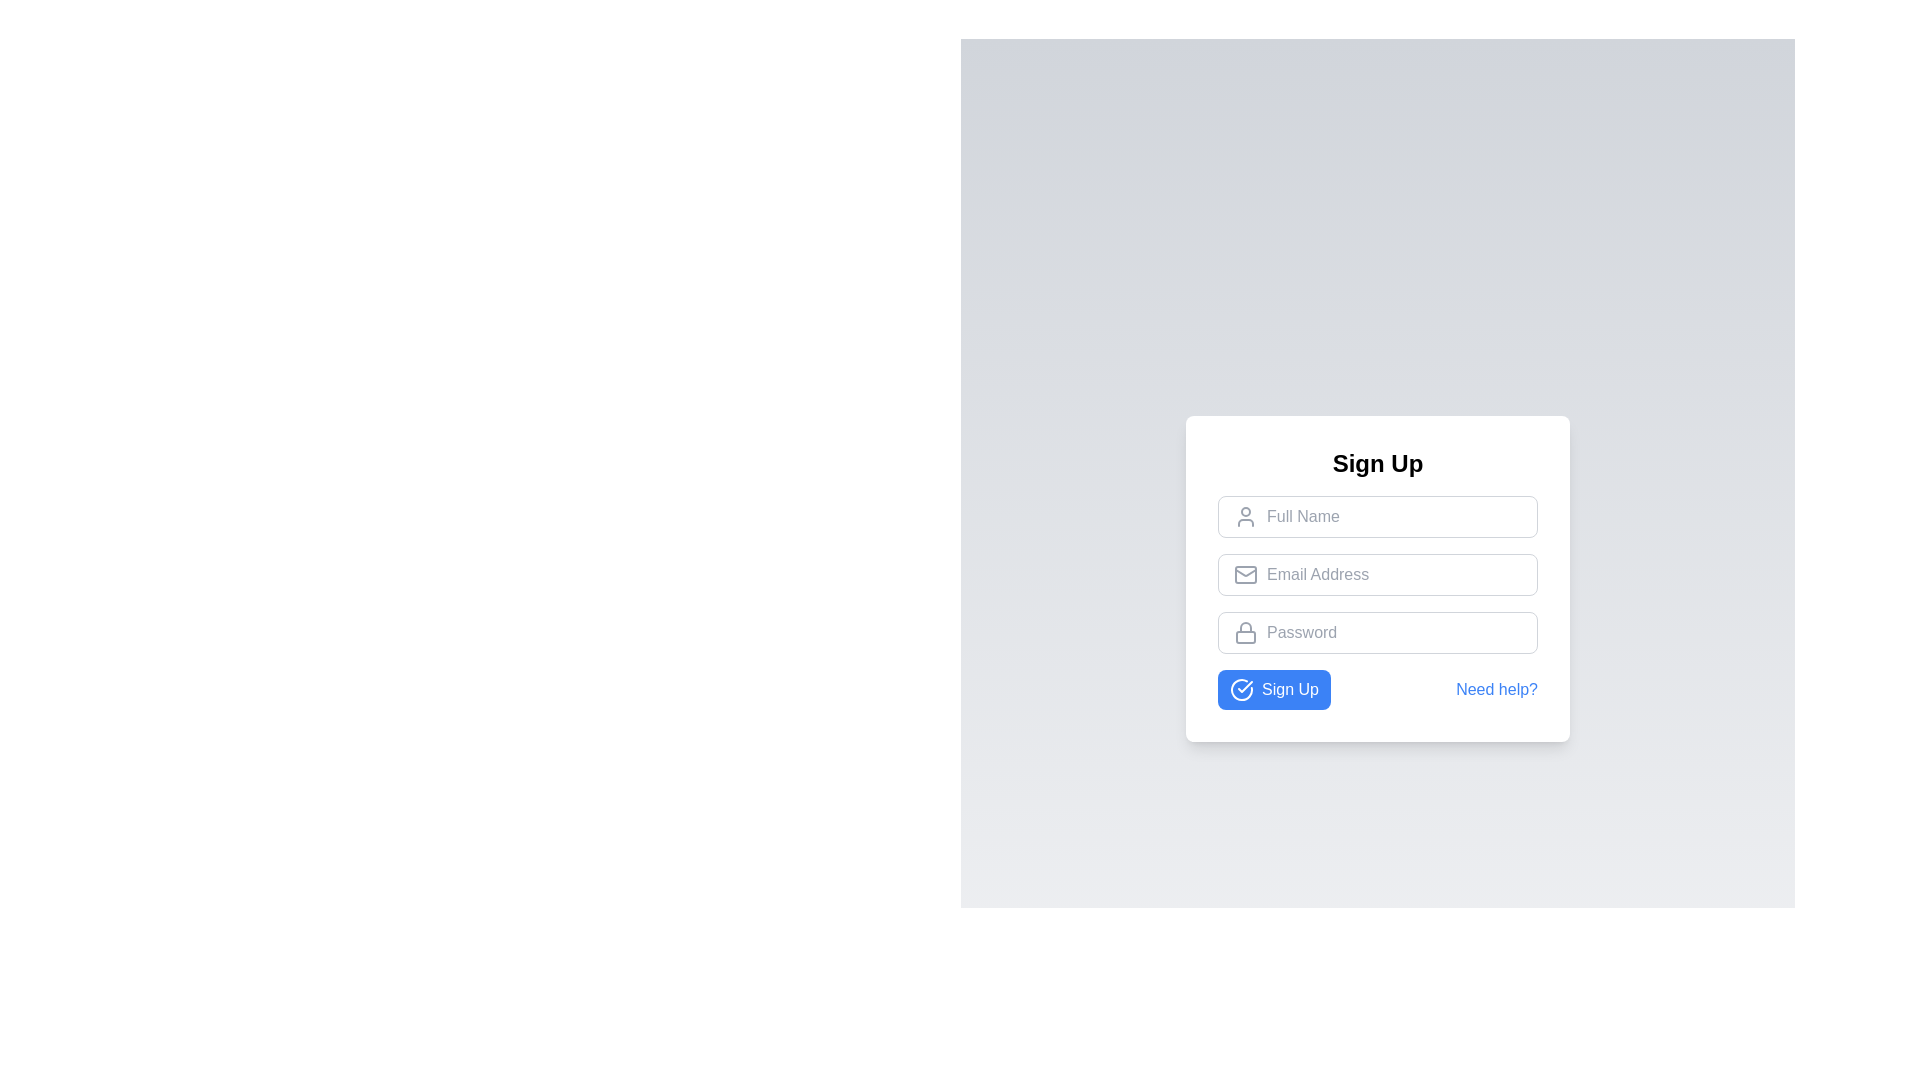 The image size is (1920, 1080). What do you see at coordinates (1273, 689) in the screenshot?
I see `the submission button located under the input fields for 'Full Name,' 'Email Address,' and 'Password' to observe the hover effect` at bounding box center [1273, 689].